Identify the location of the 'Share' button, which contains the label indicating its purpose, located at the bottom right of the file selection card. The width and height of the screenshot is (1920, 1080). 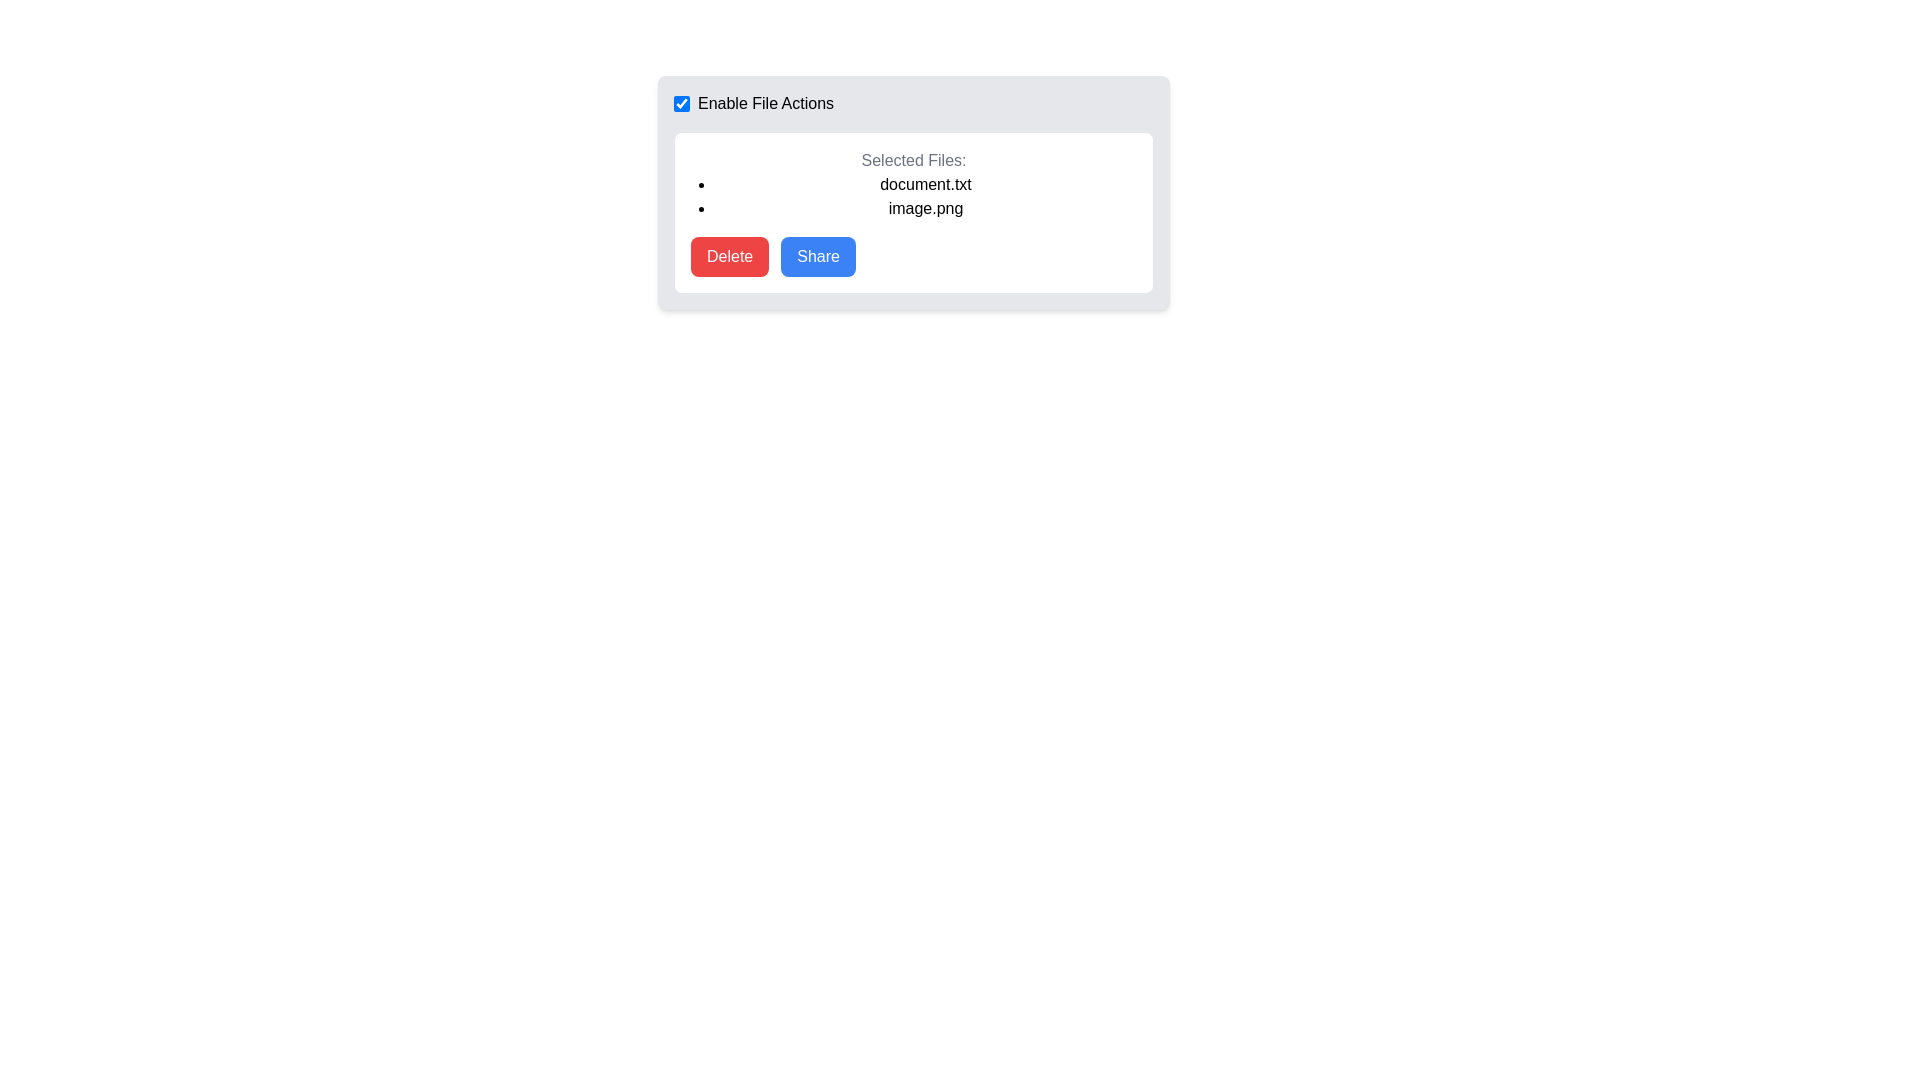
(818, 256).